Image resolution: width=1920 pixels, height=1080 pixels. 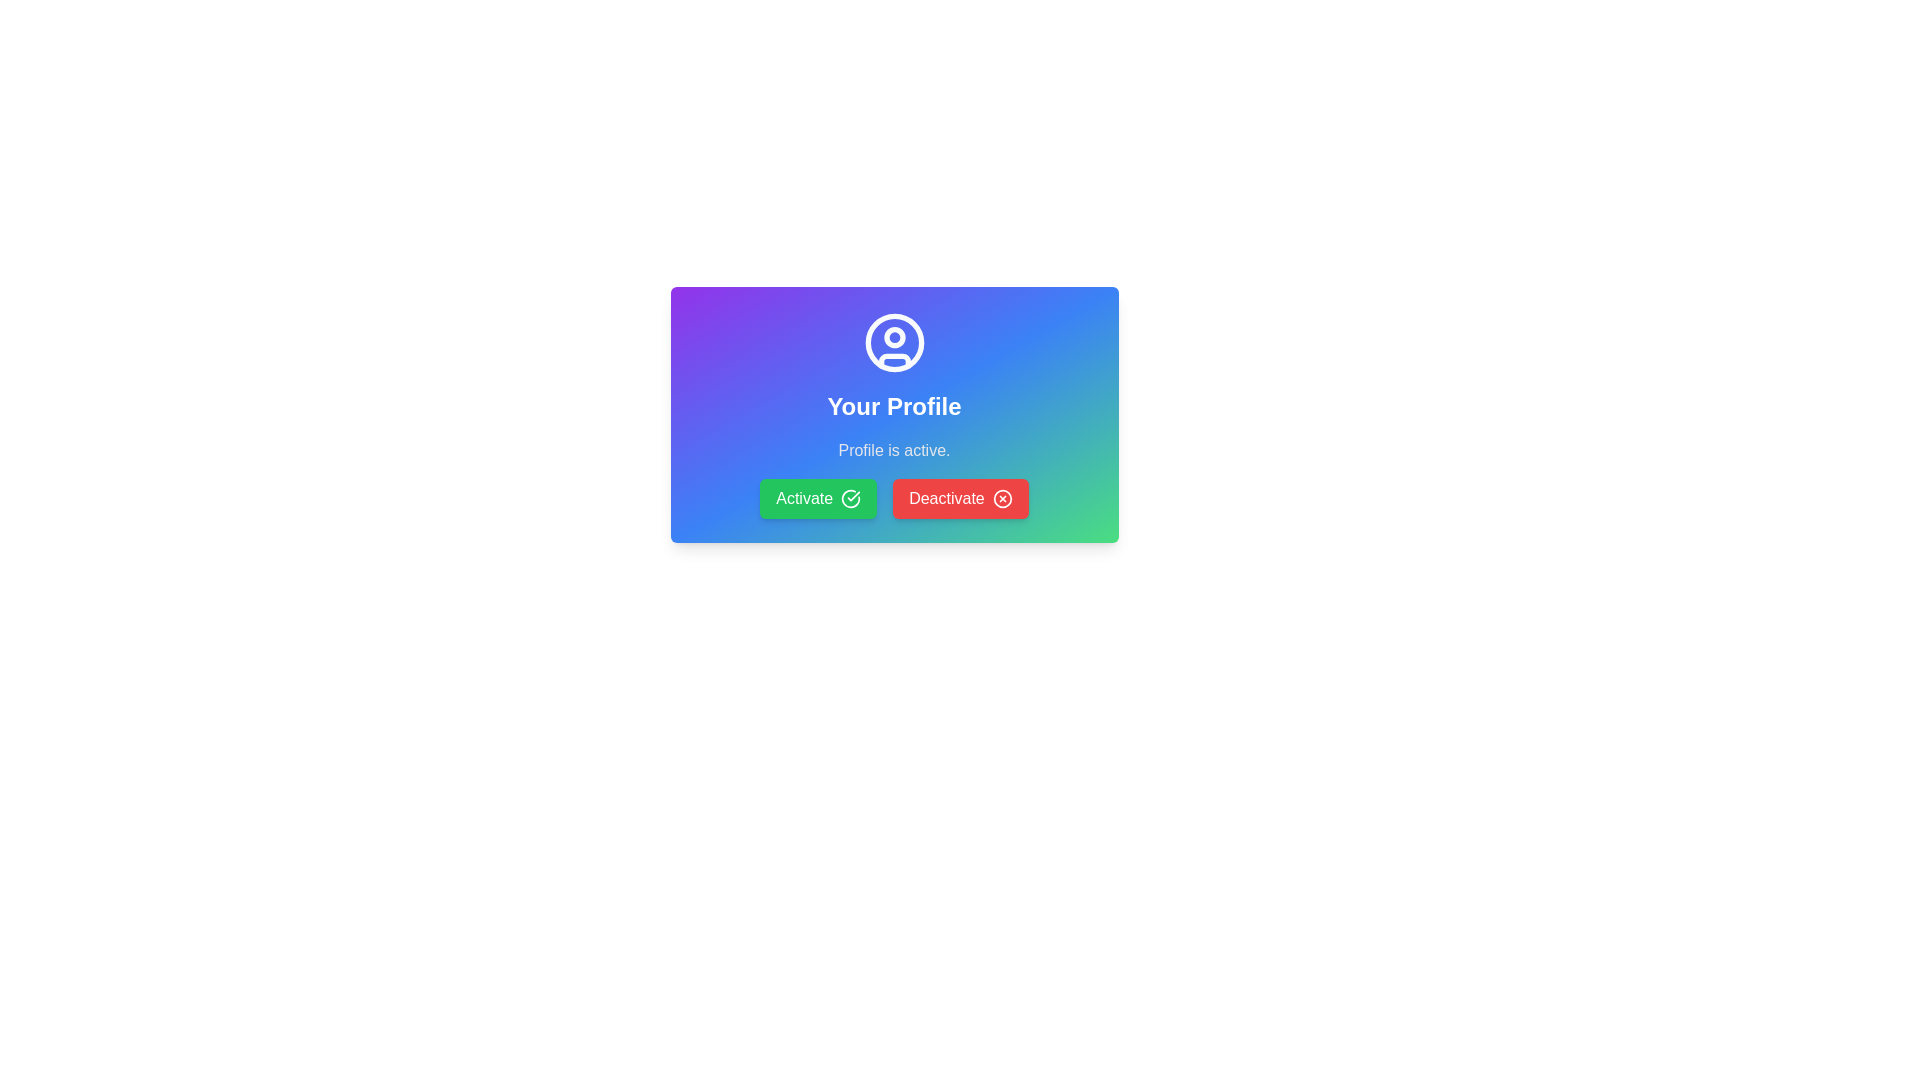 What do you see at coordinates (893, 342) in the screenshot?
I see `the vector graphic circle, which is a circular outline located at the center of the profile icon within the 'Your Profile' card component` at bounding box center [893, 342].